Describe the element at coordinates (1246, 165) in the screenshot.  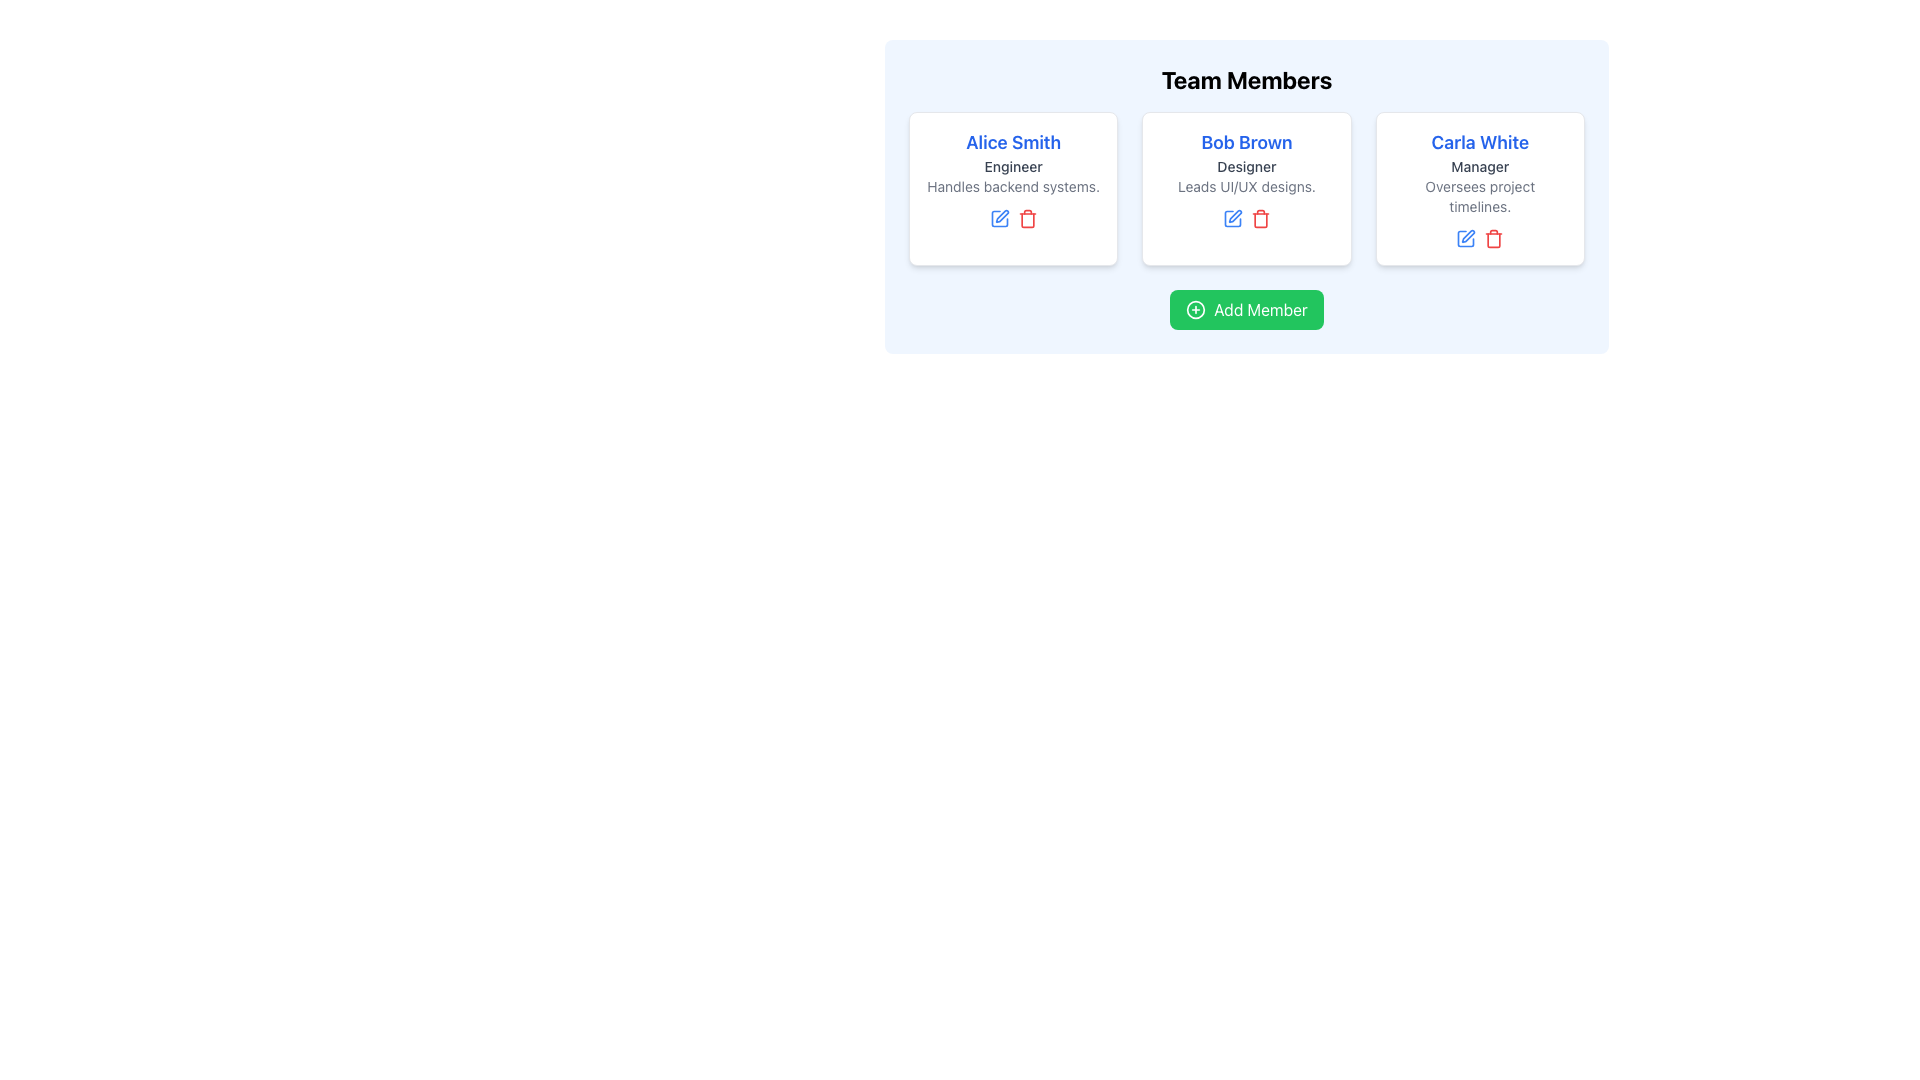
I see `the Text Label displaying the word 'Designer', which is styled in gray and positioned below 'Bob Brown' and above 'Leads UI/UX designs.'` at that location.